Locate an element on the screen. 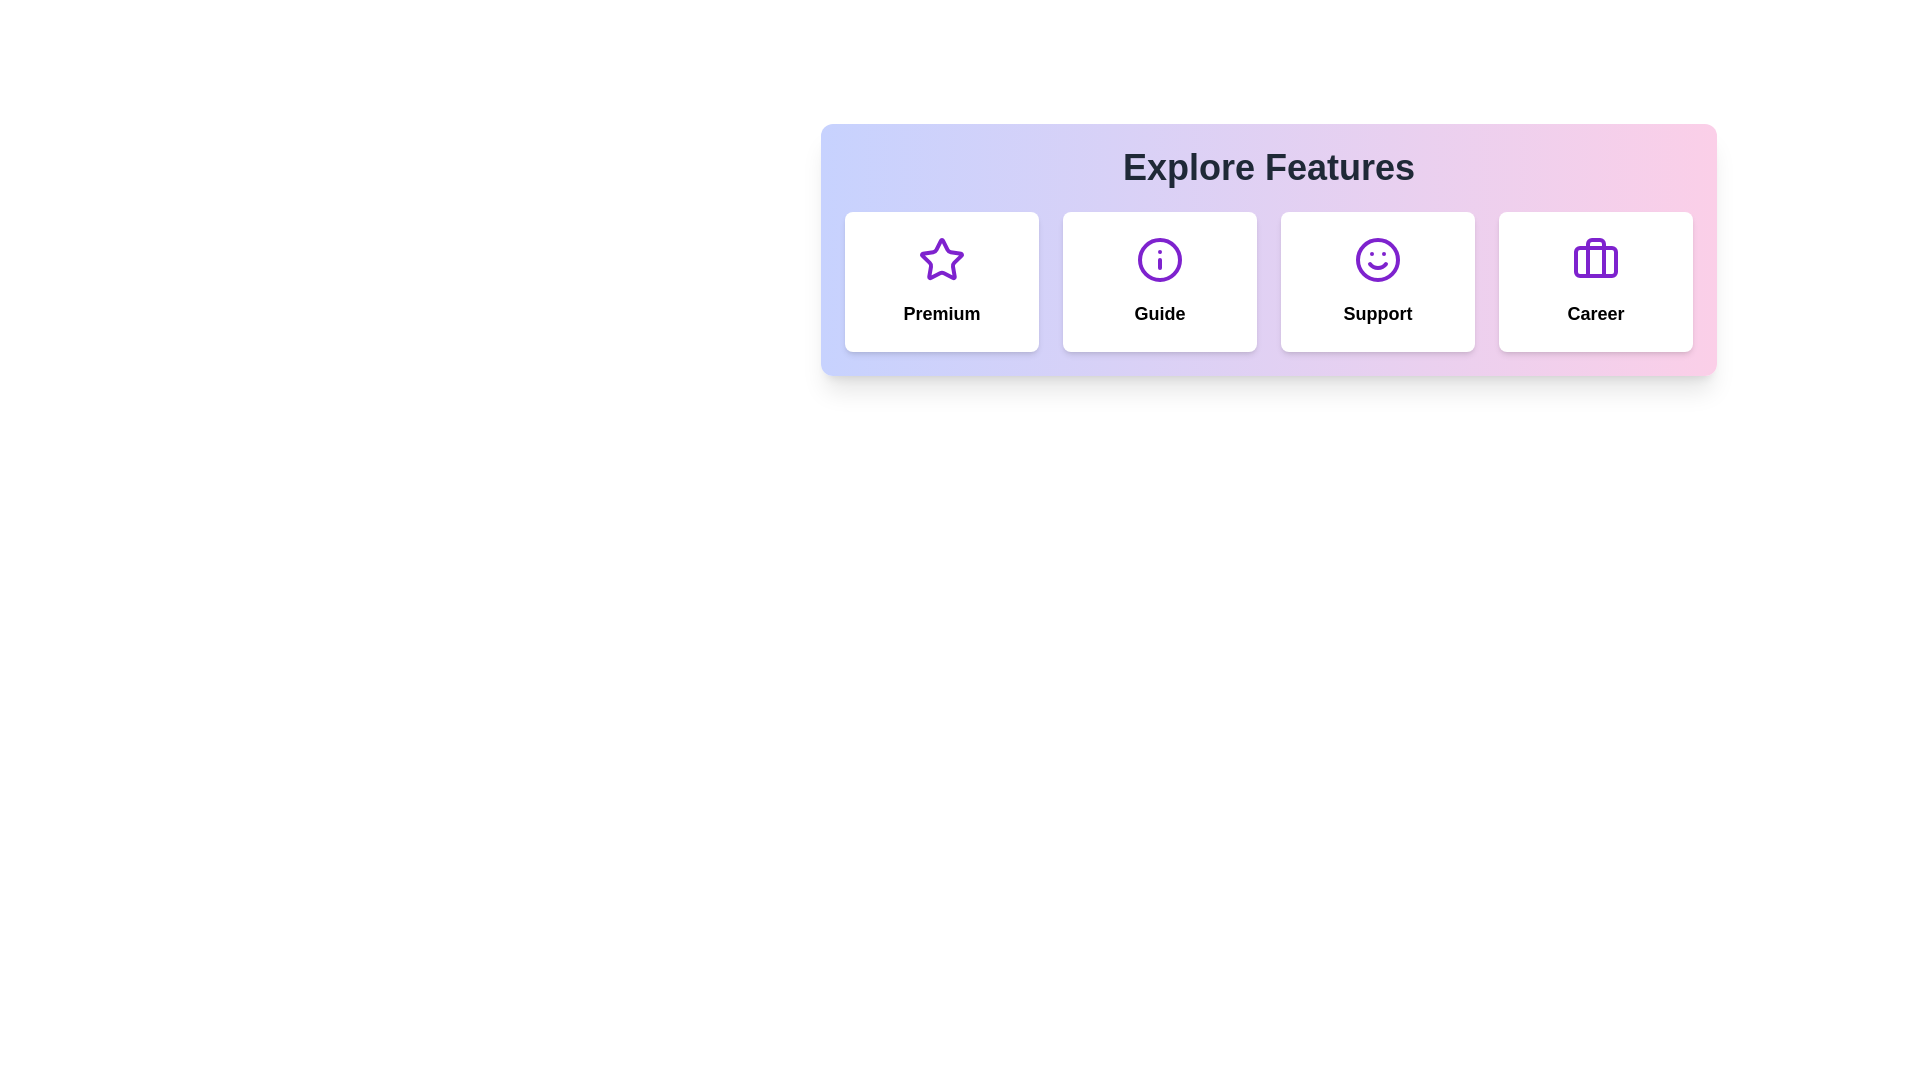 Image resolution: width=1920 pixels, height=1080 pixels. the premium feature icon located on the far left of the four similar cards in the 'Explore Features' section is located at coordinates (940, 258).